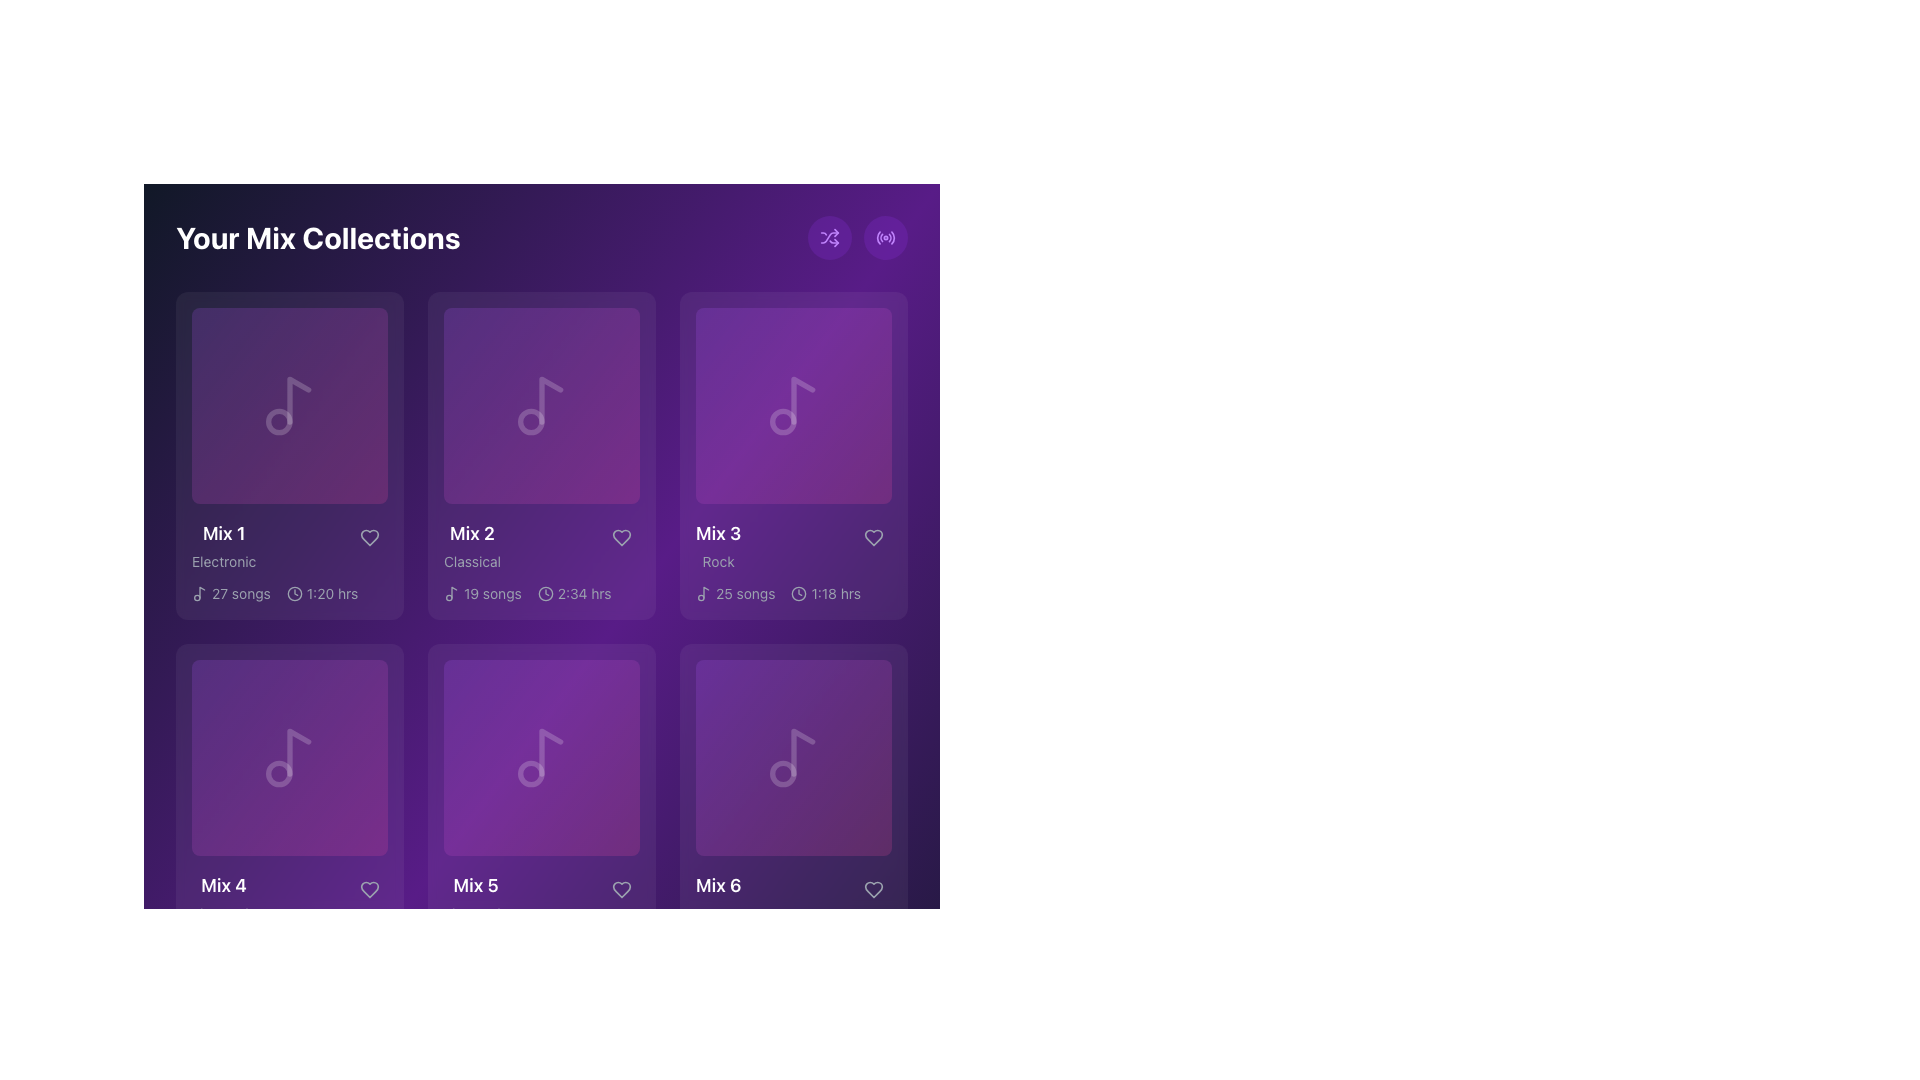 The width and height of the screenshot is (1920, 1080). Describe the element at coordinates (482, 593) in the screenshot. I see `the label indicating the number of songs in the 'Mix 2' playlist, located in the upper-middle card of the mix collection grid layout` at that location.